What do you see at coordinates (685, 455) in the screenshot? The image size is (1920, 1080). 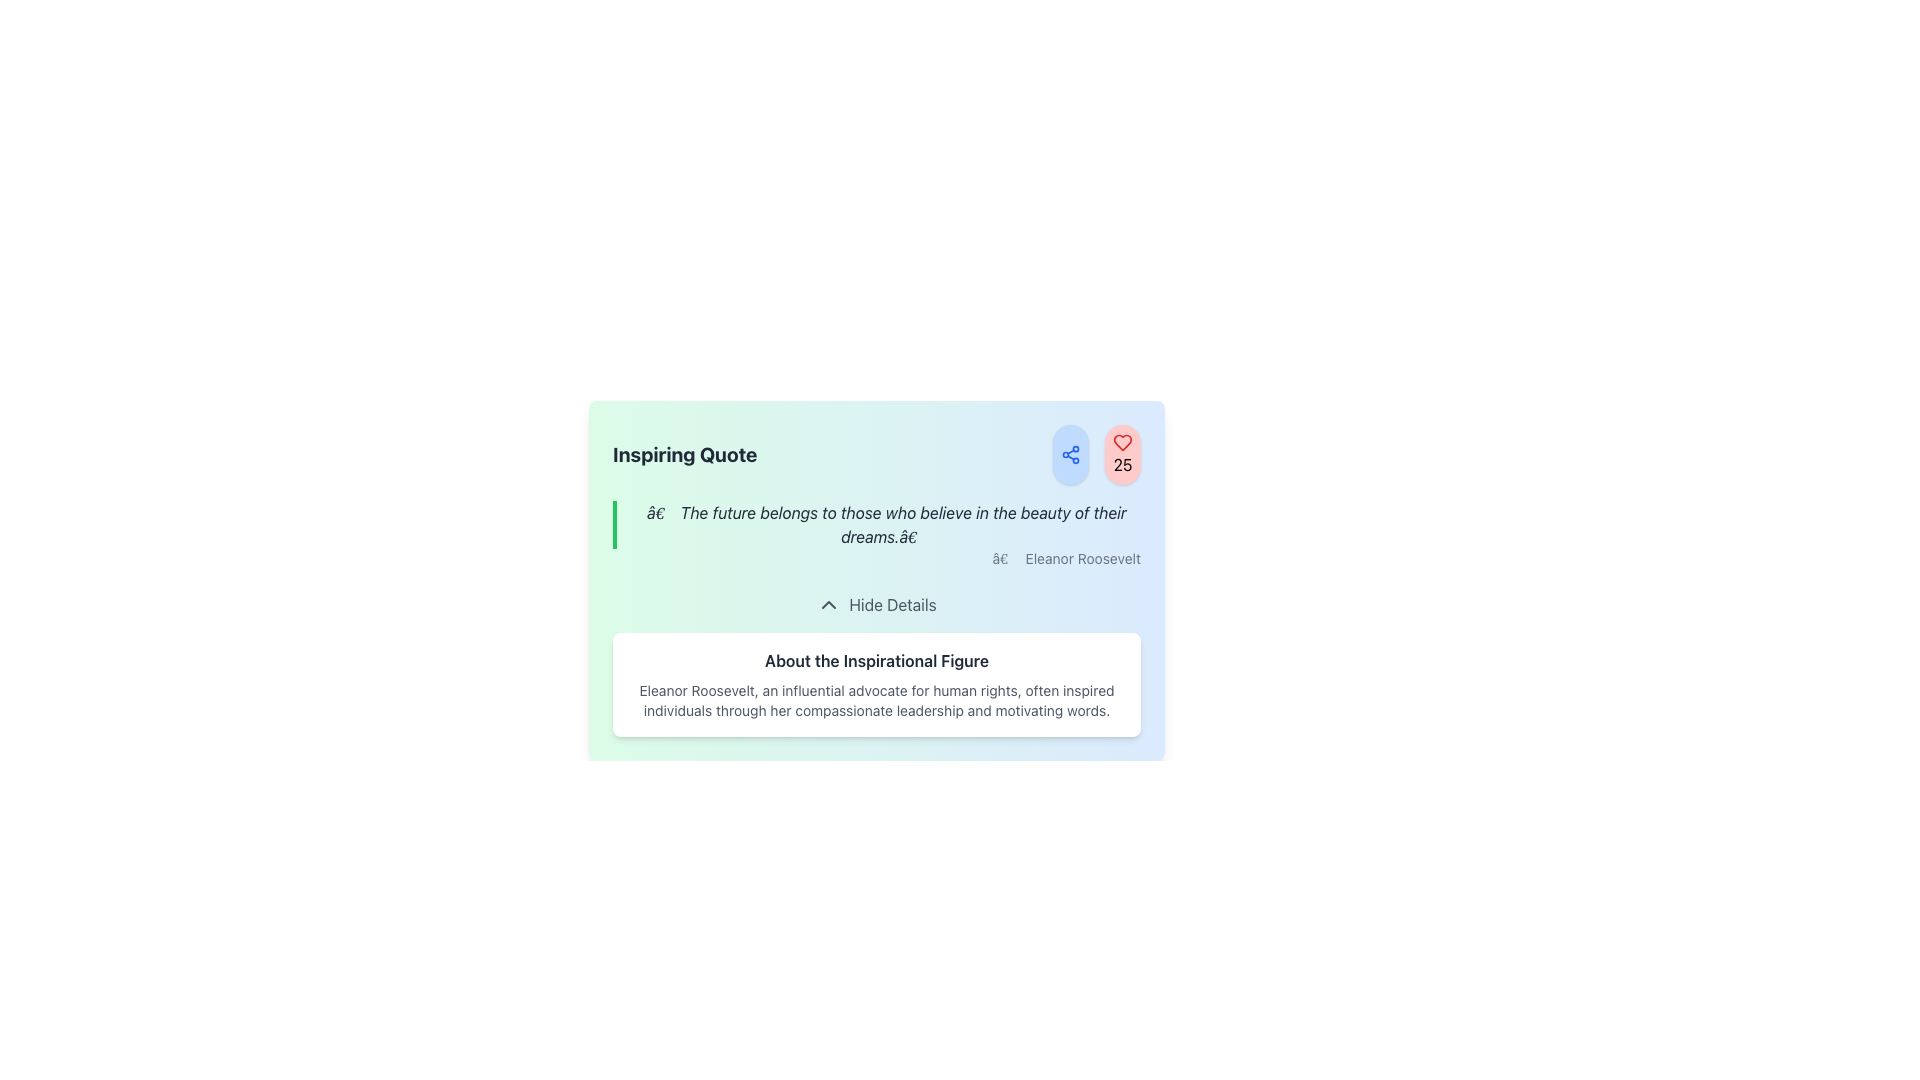 I see `the heading text label displaying 'Inspiring Quote' which is styled in a large sans-serif font on a light green-to-blue gradient background` at bounding box center [685, 455].